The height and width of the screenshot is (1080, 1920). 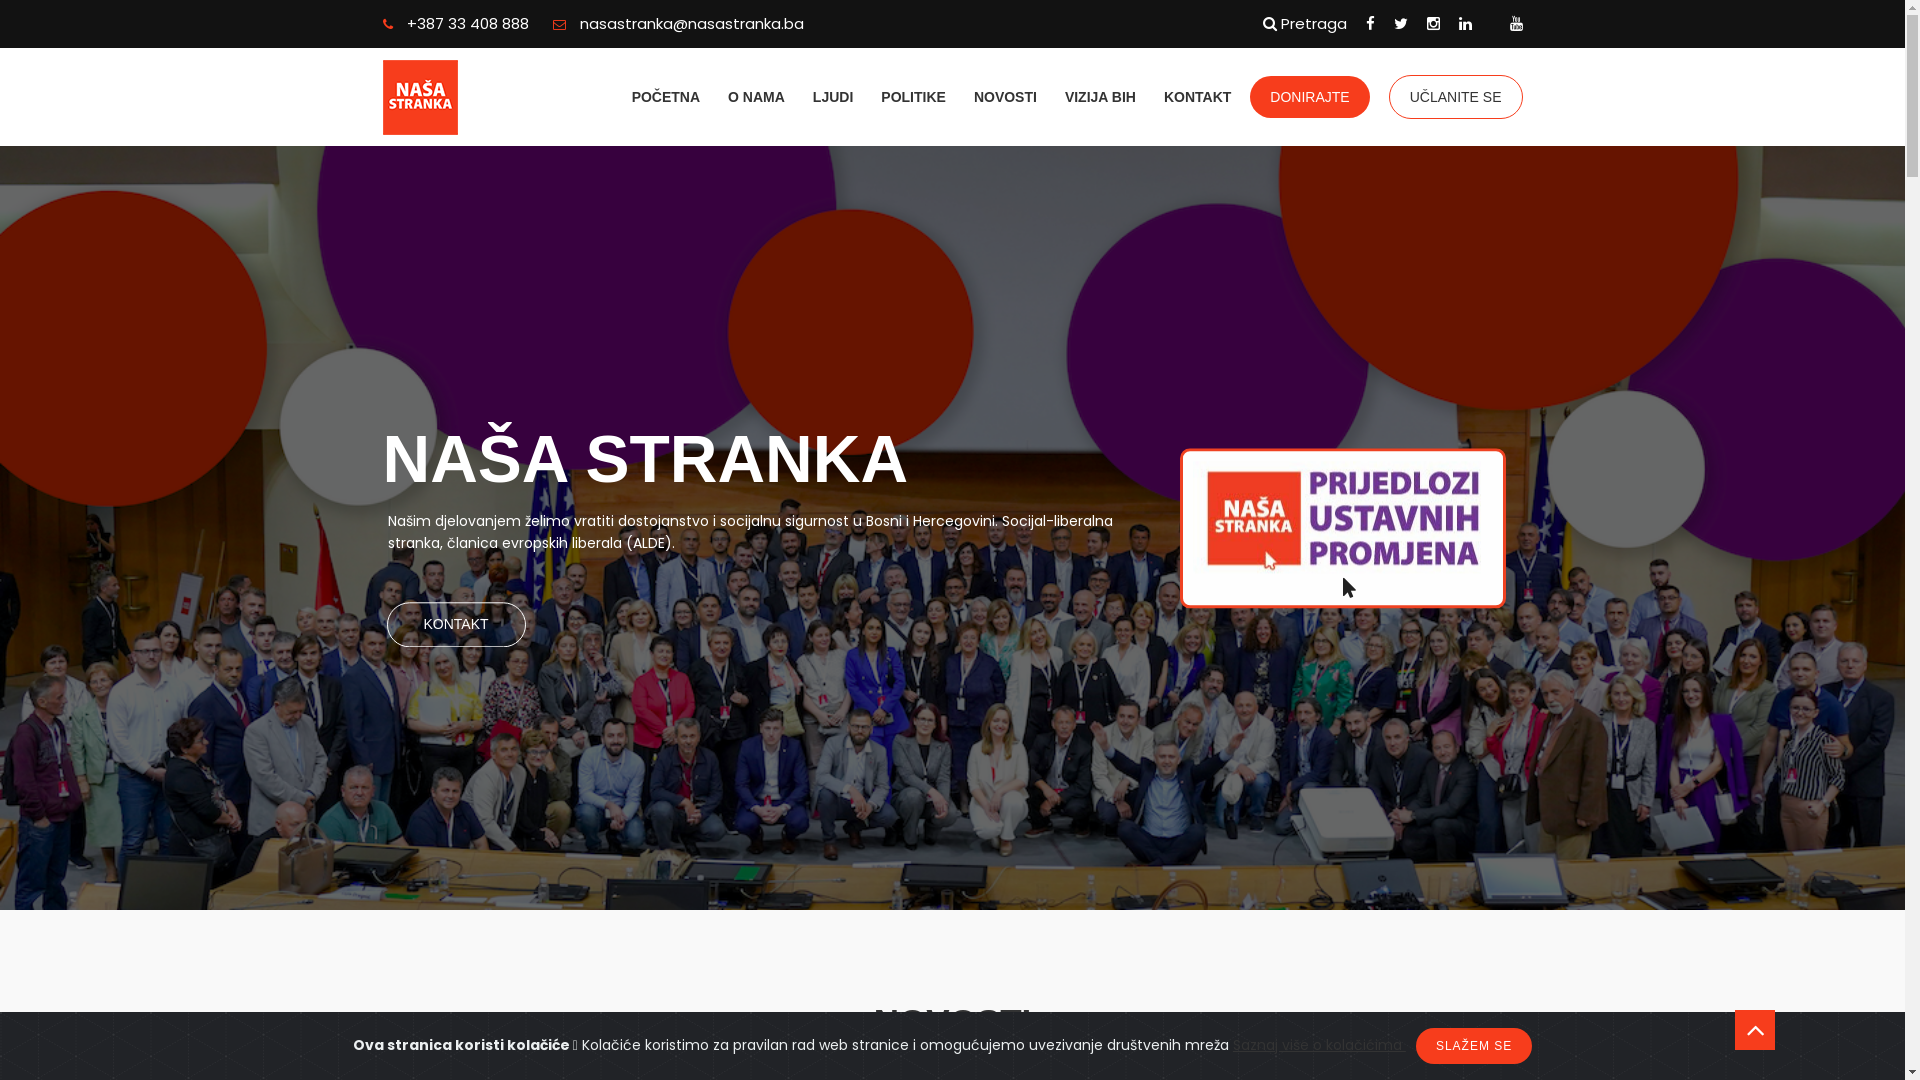 I want to click on 'Twitter', so click(x=1400, y=23).